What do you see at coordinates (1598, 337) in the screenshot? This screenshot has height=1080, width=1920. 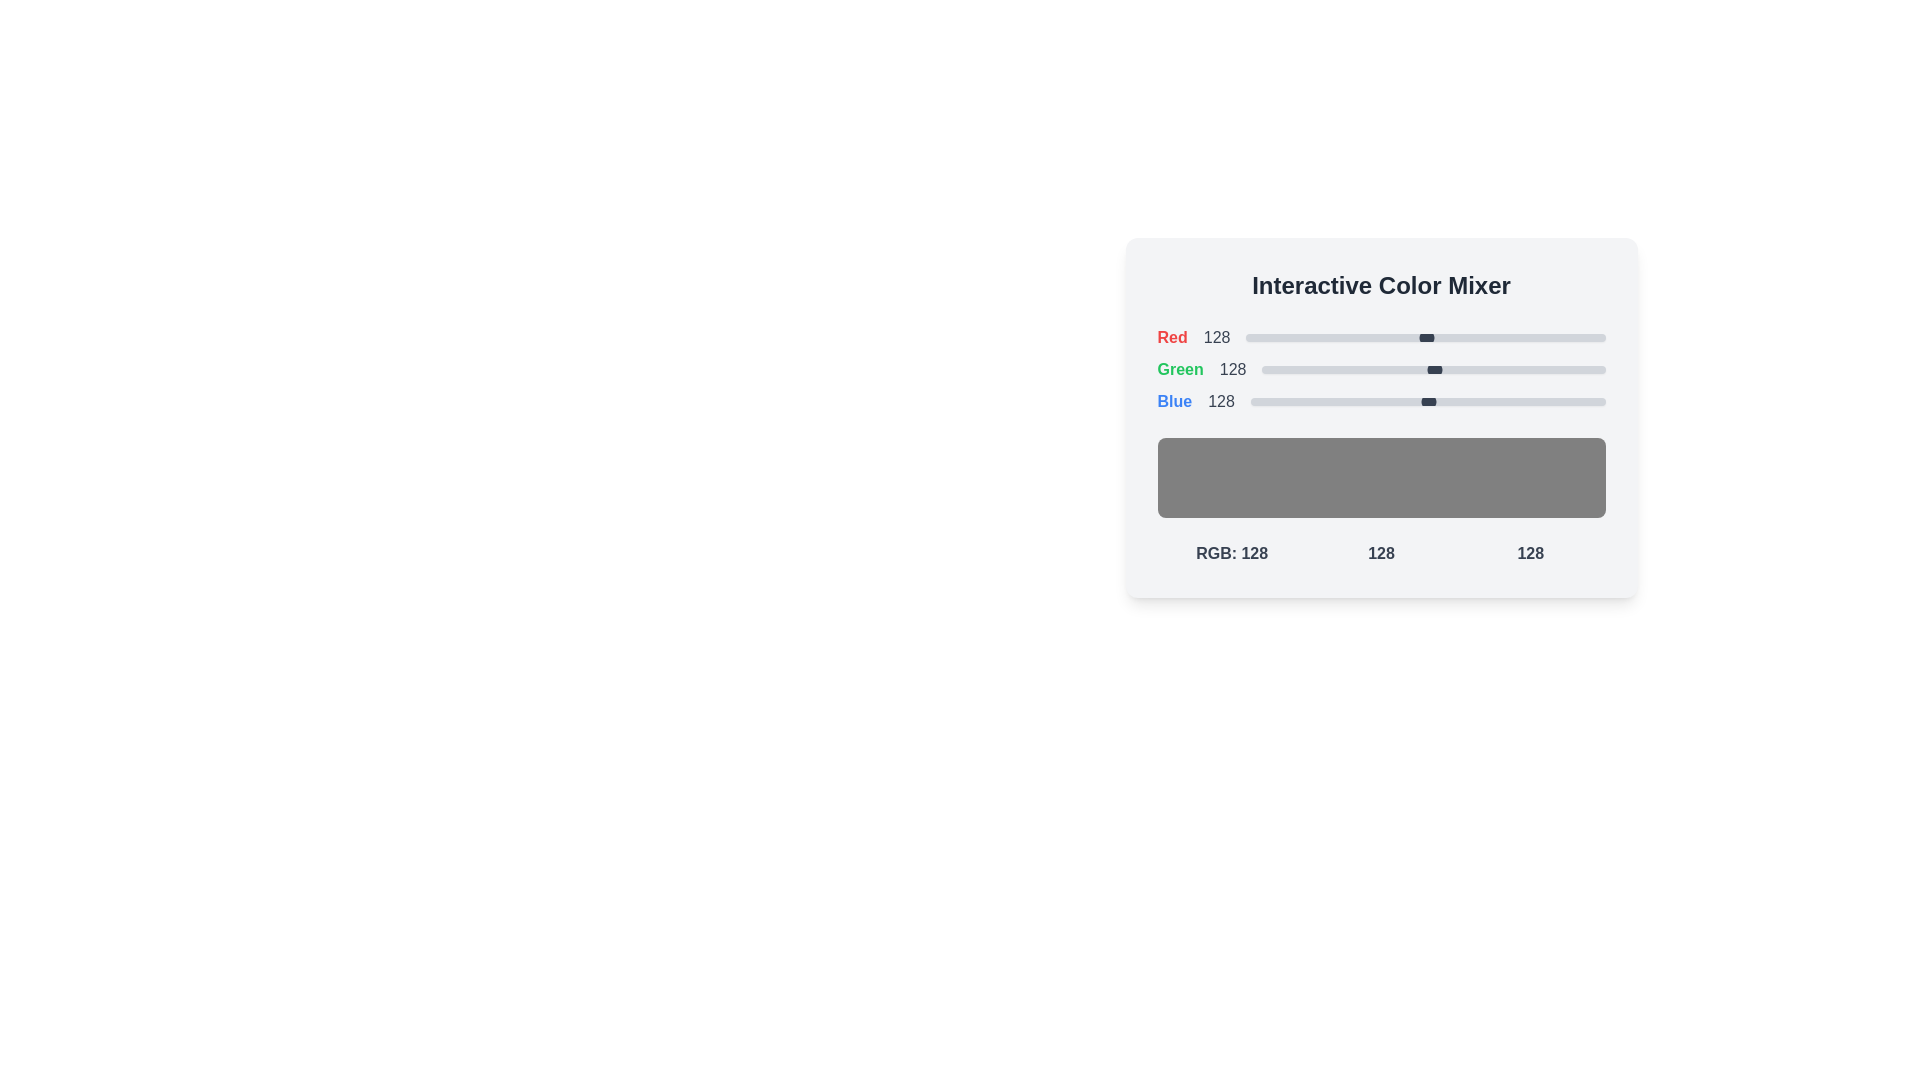 I see `the red color value` at bounding box center [1598, 337].